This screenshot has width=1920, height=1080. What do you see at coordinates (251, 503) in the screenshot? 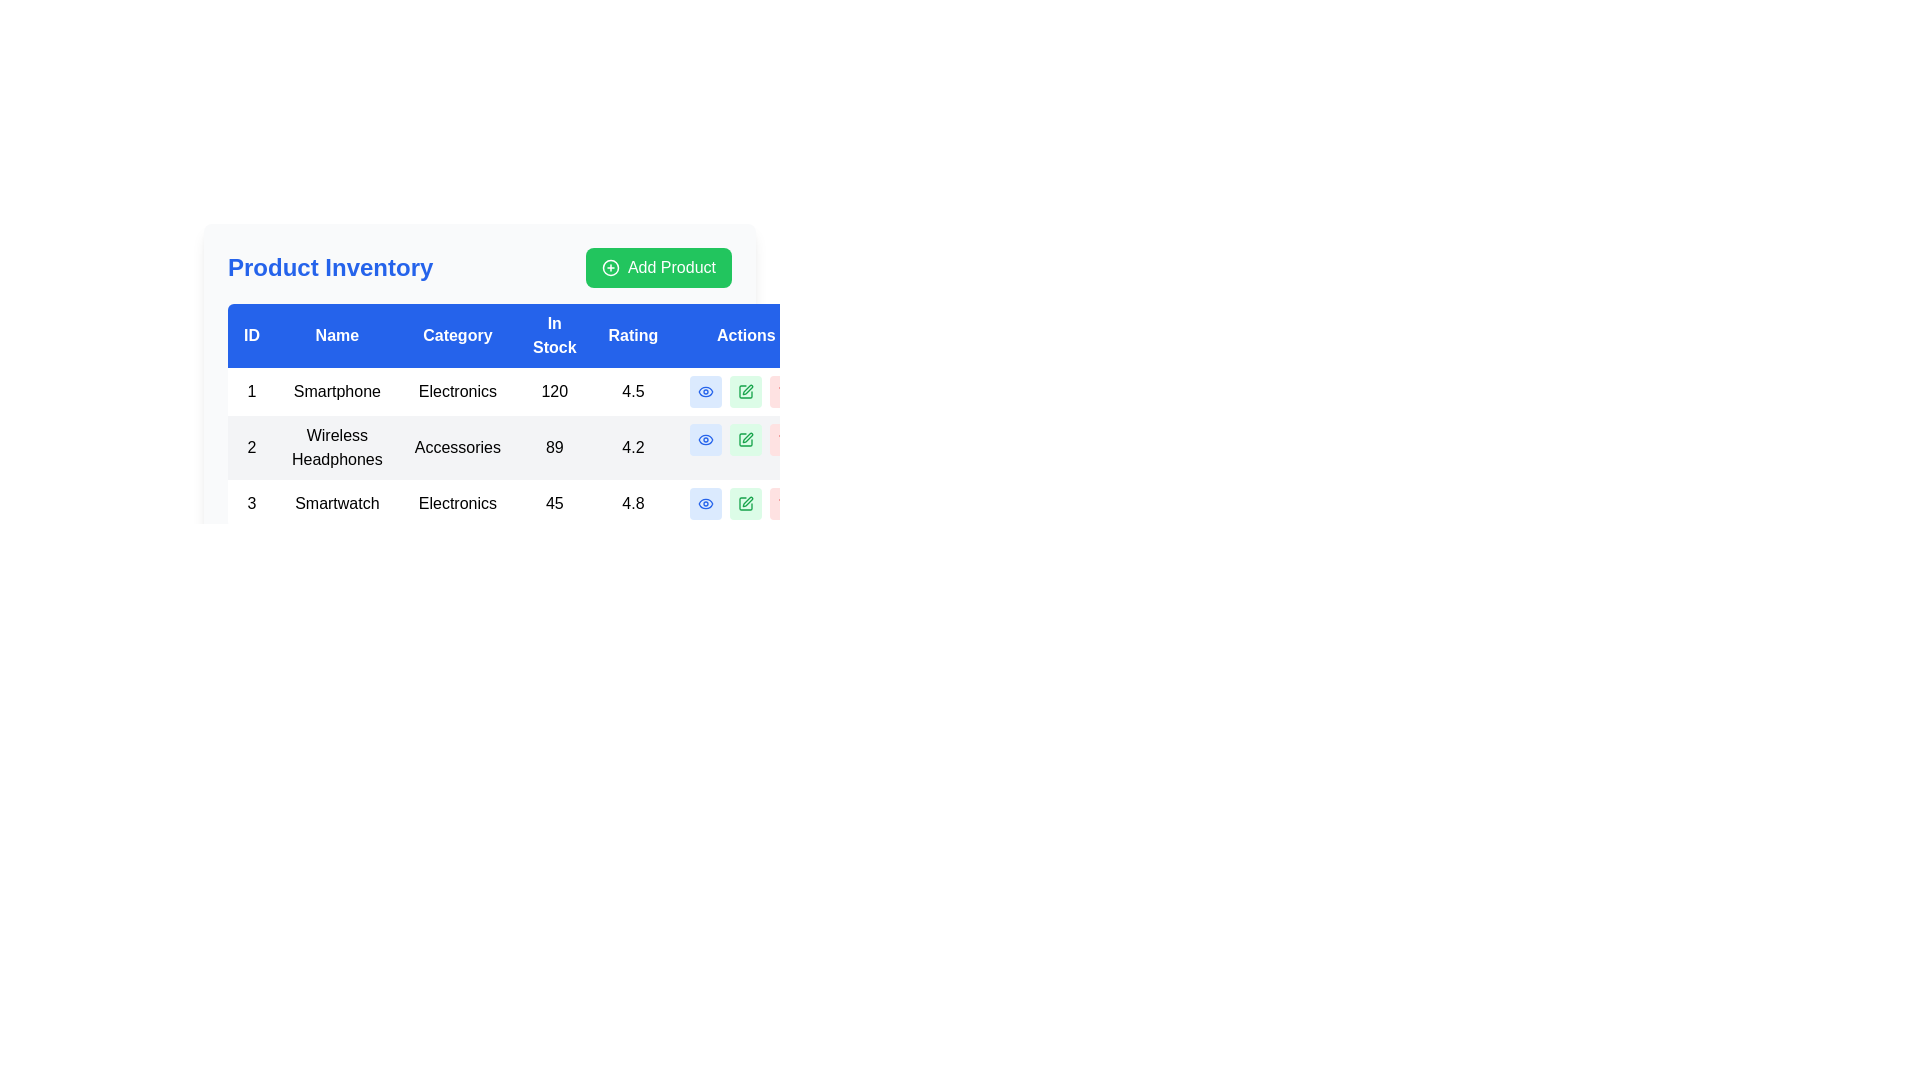
I see `the numerical text '3' in the ID column of the 'Smartwatch' row` at bounding box center [251, 503].